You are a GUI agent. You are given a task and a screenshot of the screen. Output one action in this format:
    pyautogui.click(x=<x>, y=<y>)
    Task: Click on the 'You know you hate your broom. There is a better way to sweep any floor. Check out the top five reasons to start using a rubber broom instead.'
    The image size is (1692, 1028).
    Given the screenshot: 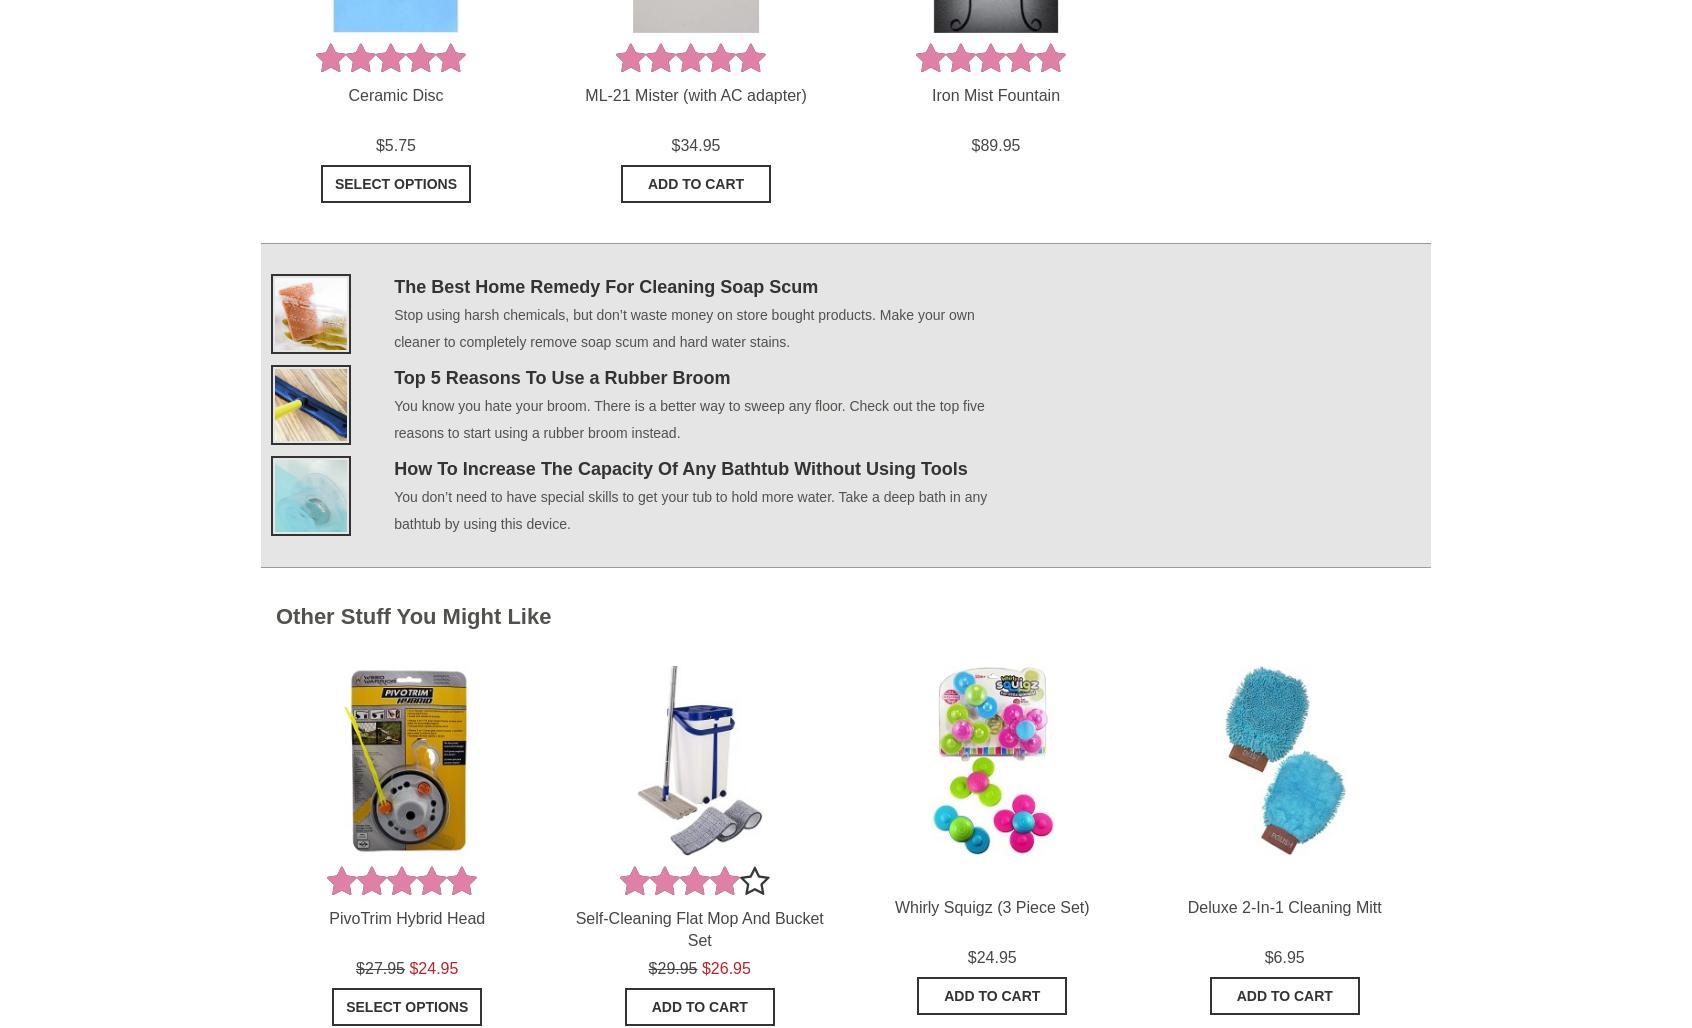 What is the action you would take?
    pyautogui.click(x=688, y=418)
    